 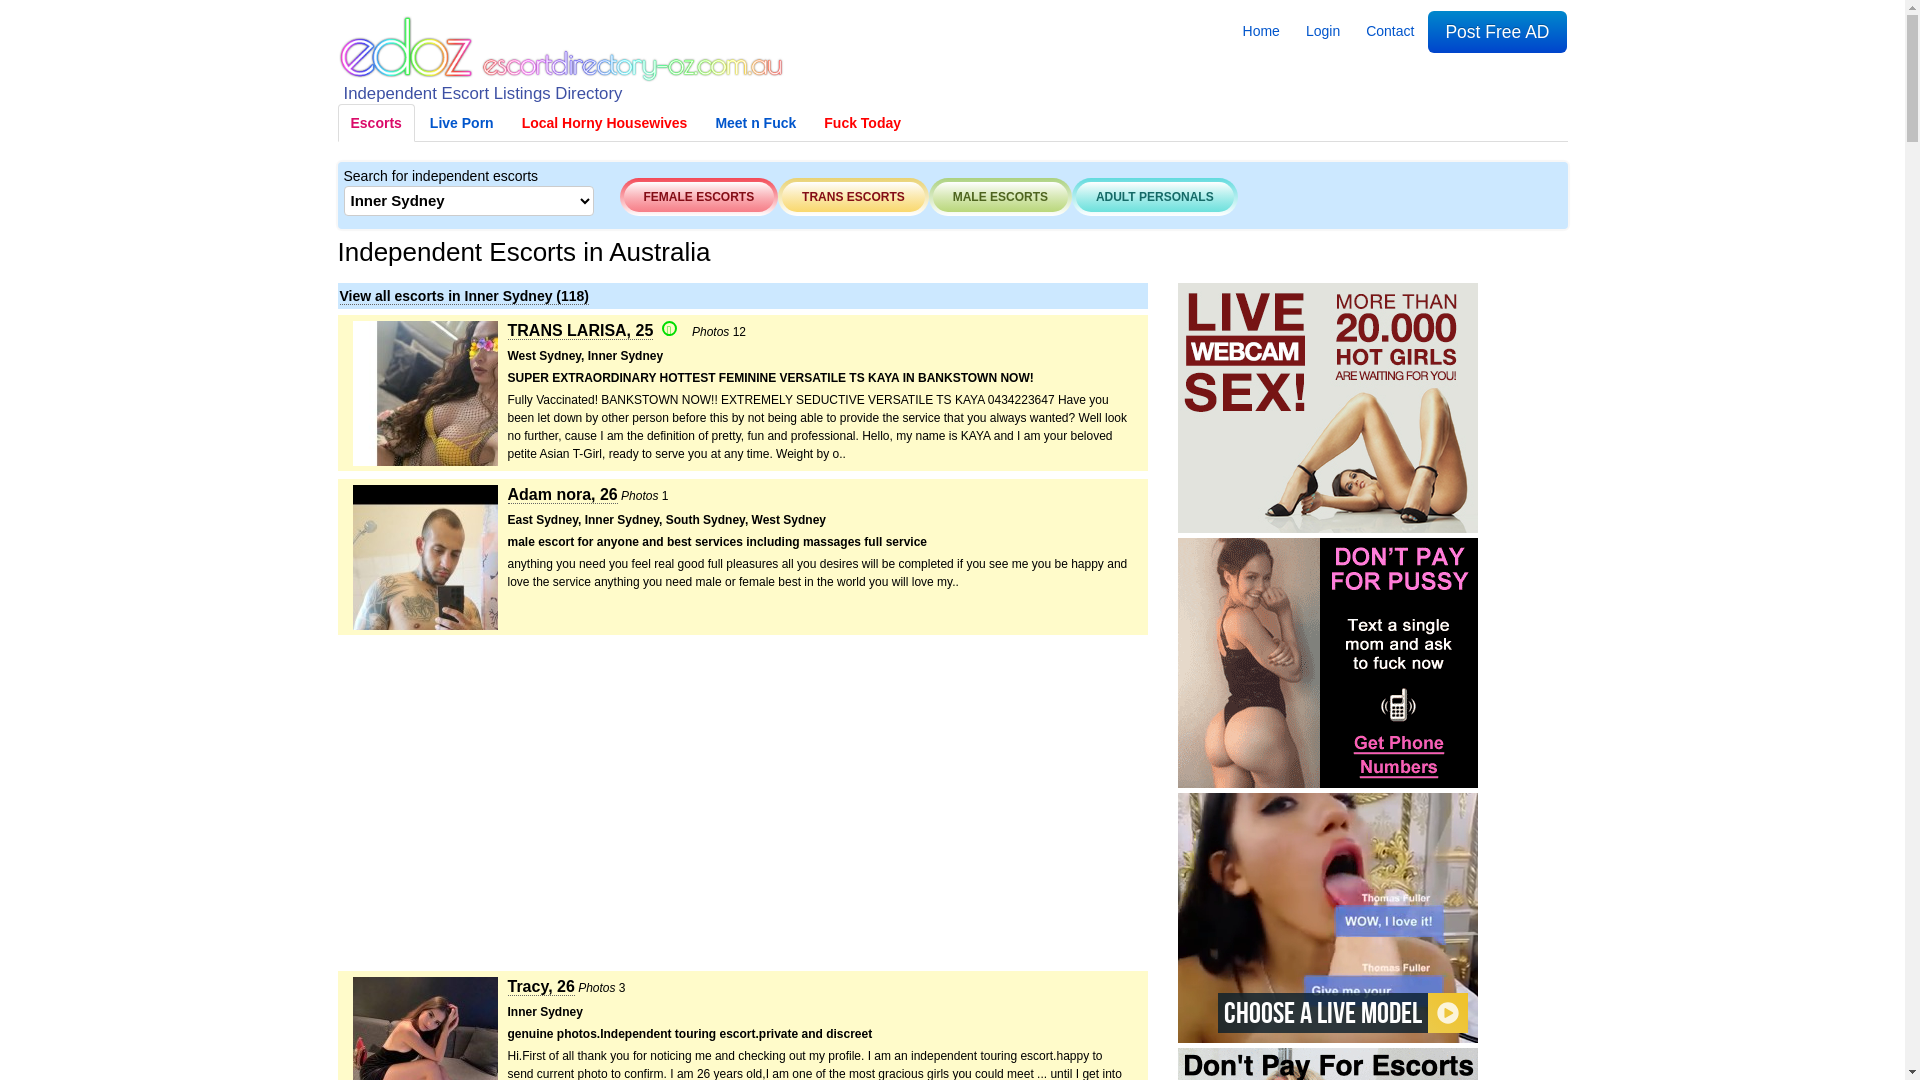 What do you see at coordinates (862, 123) in the screenshot?
I see `'Fuck Today'` at bounding box center [862, 123].